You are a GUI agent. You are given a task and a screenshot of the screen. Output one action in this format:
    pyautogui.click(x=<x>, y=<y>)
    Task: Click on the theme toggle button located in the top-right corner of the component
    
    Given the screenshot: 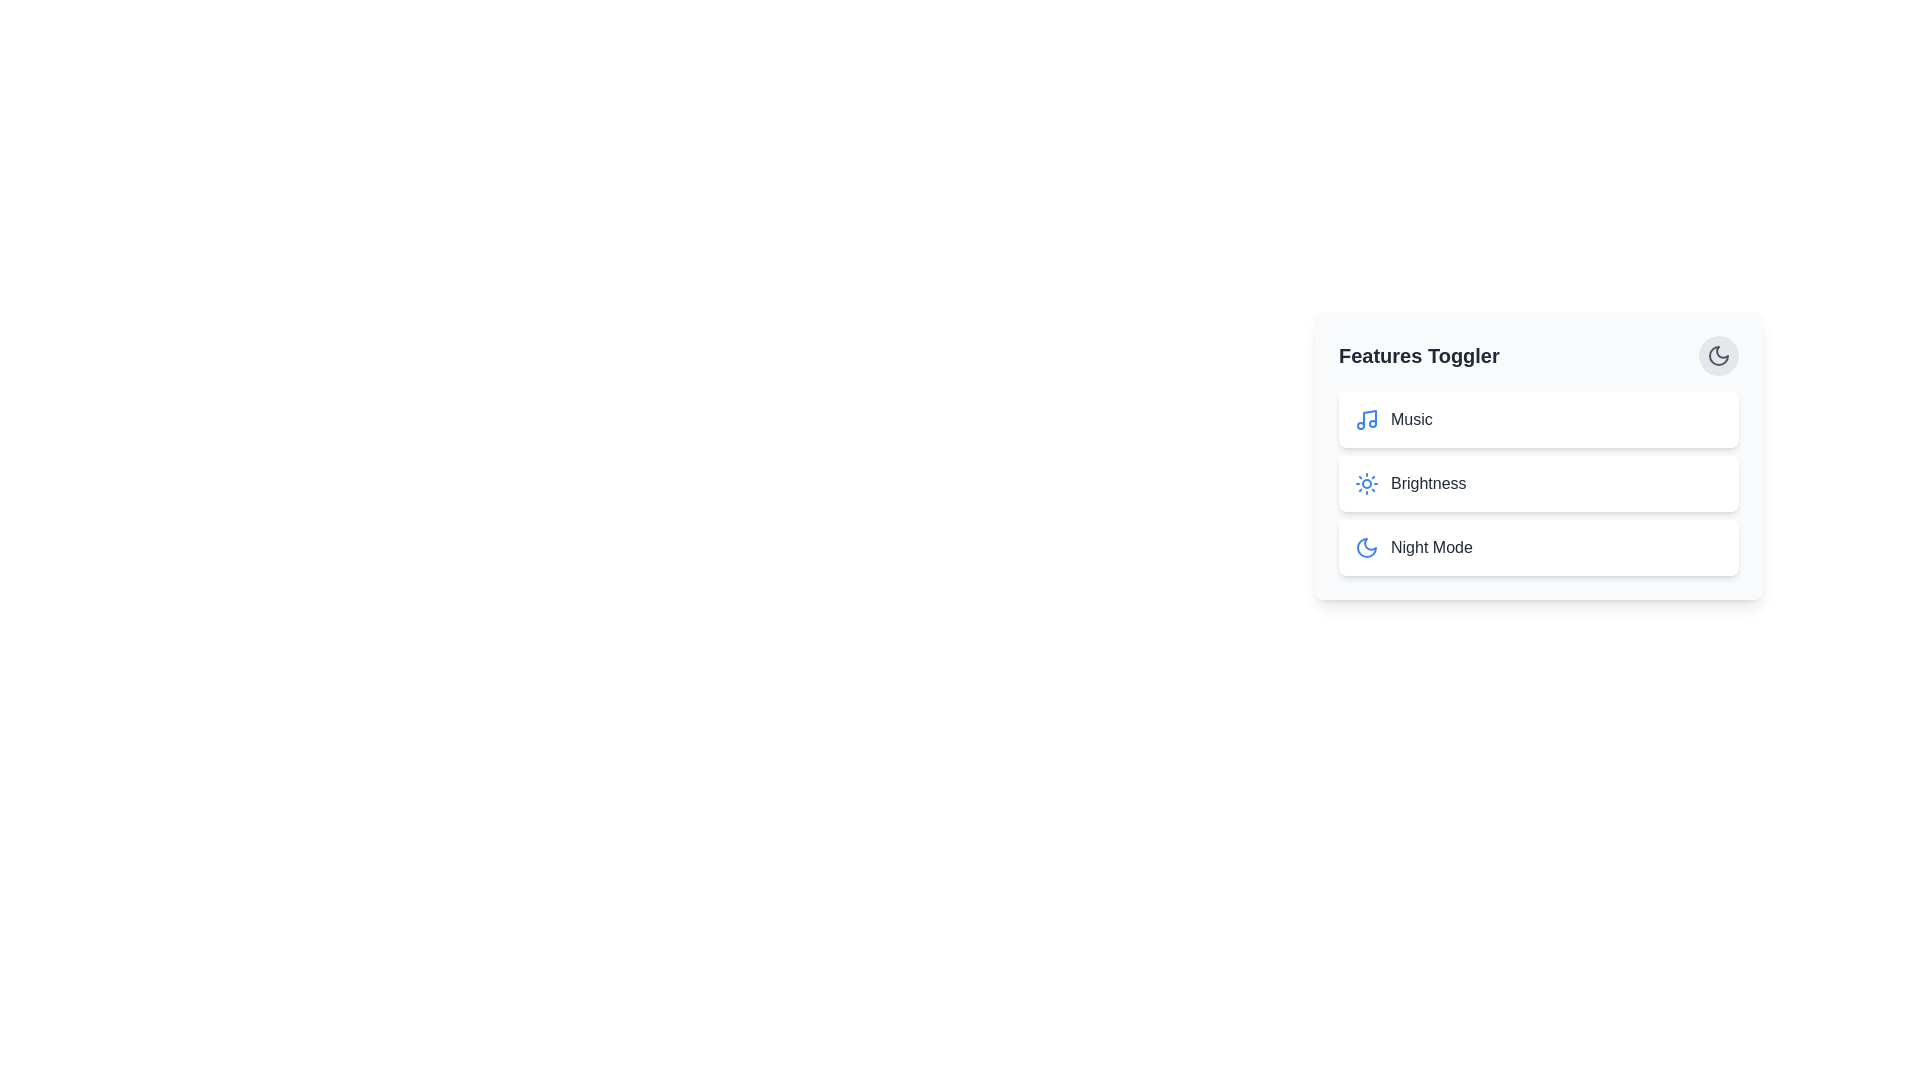 What is the action you would take?
    pyautogui.click(x=1717, y=354)
    